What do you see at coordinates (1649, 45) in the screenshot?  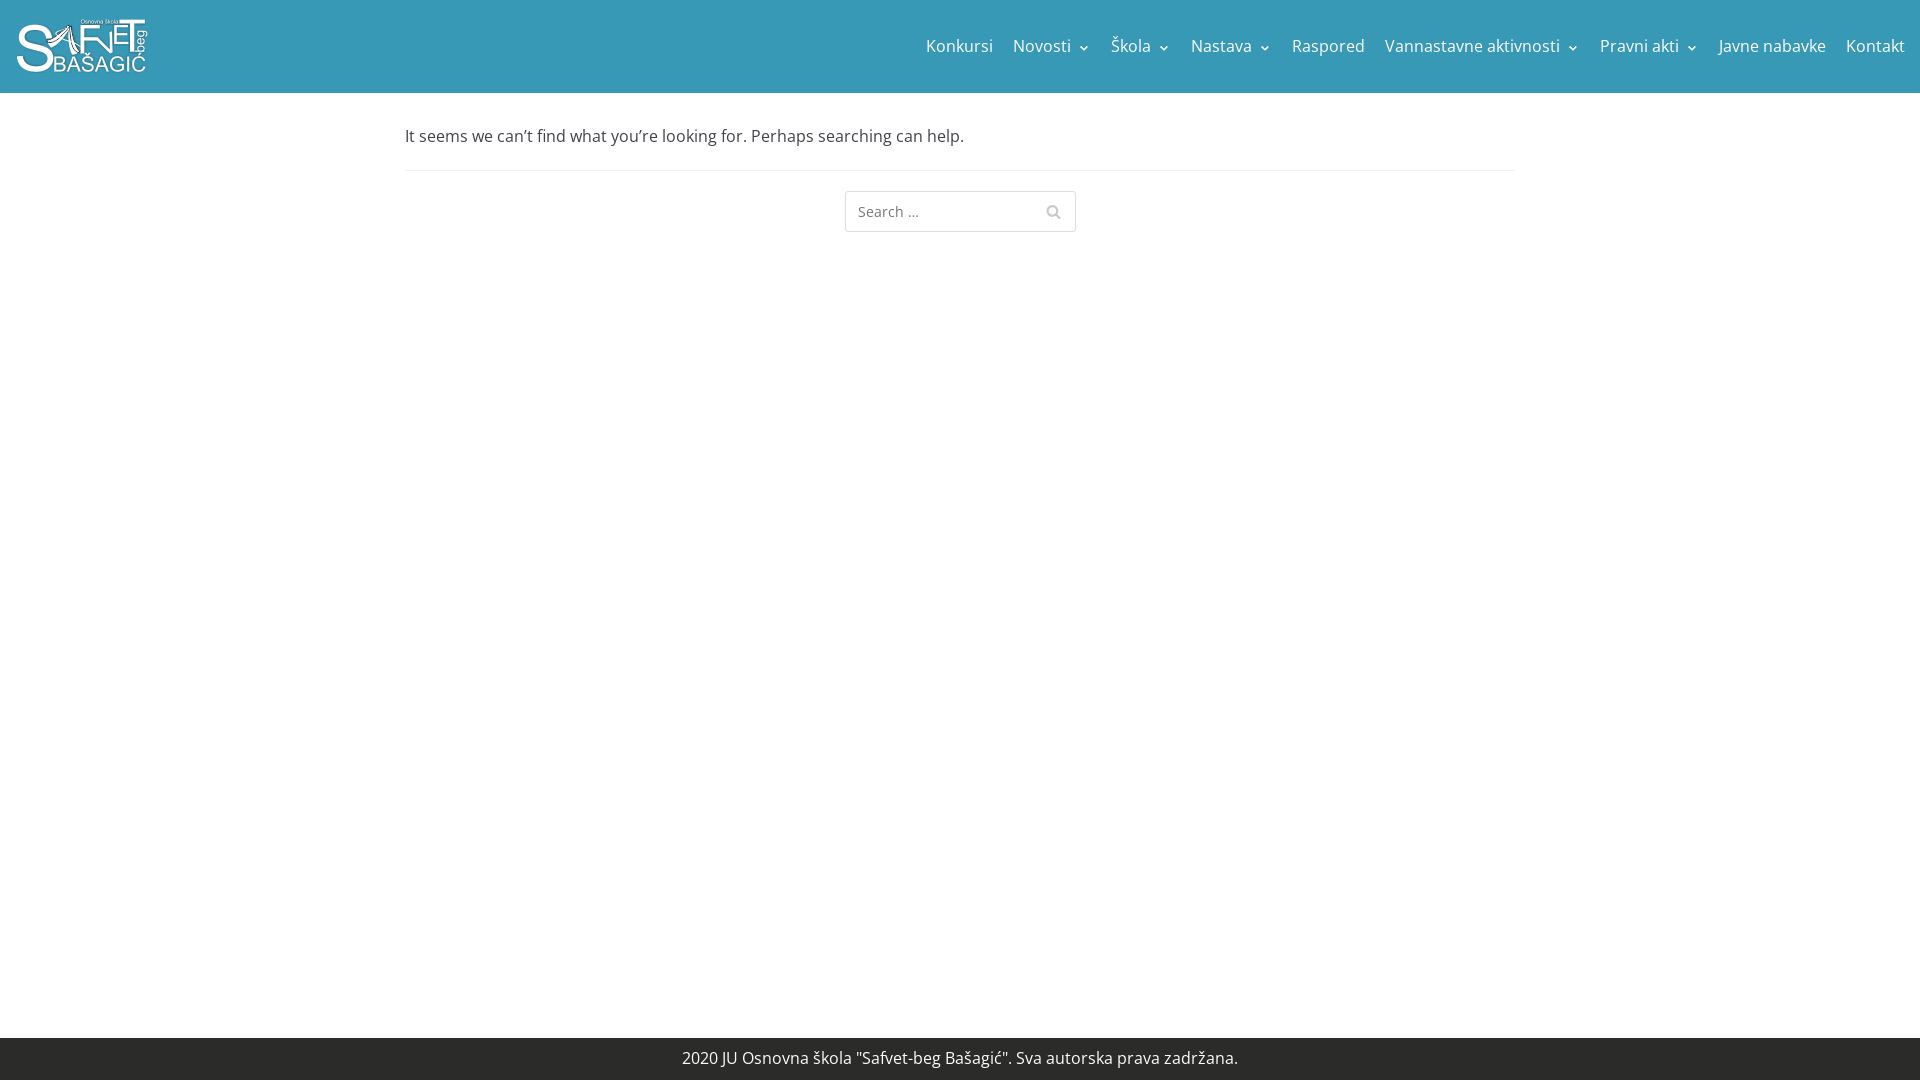 I see `'Pravni akti'` at bounding box center [1649, 45].